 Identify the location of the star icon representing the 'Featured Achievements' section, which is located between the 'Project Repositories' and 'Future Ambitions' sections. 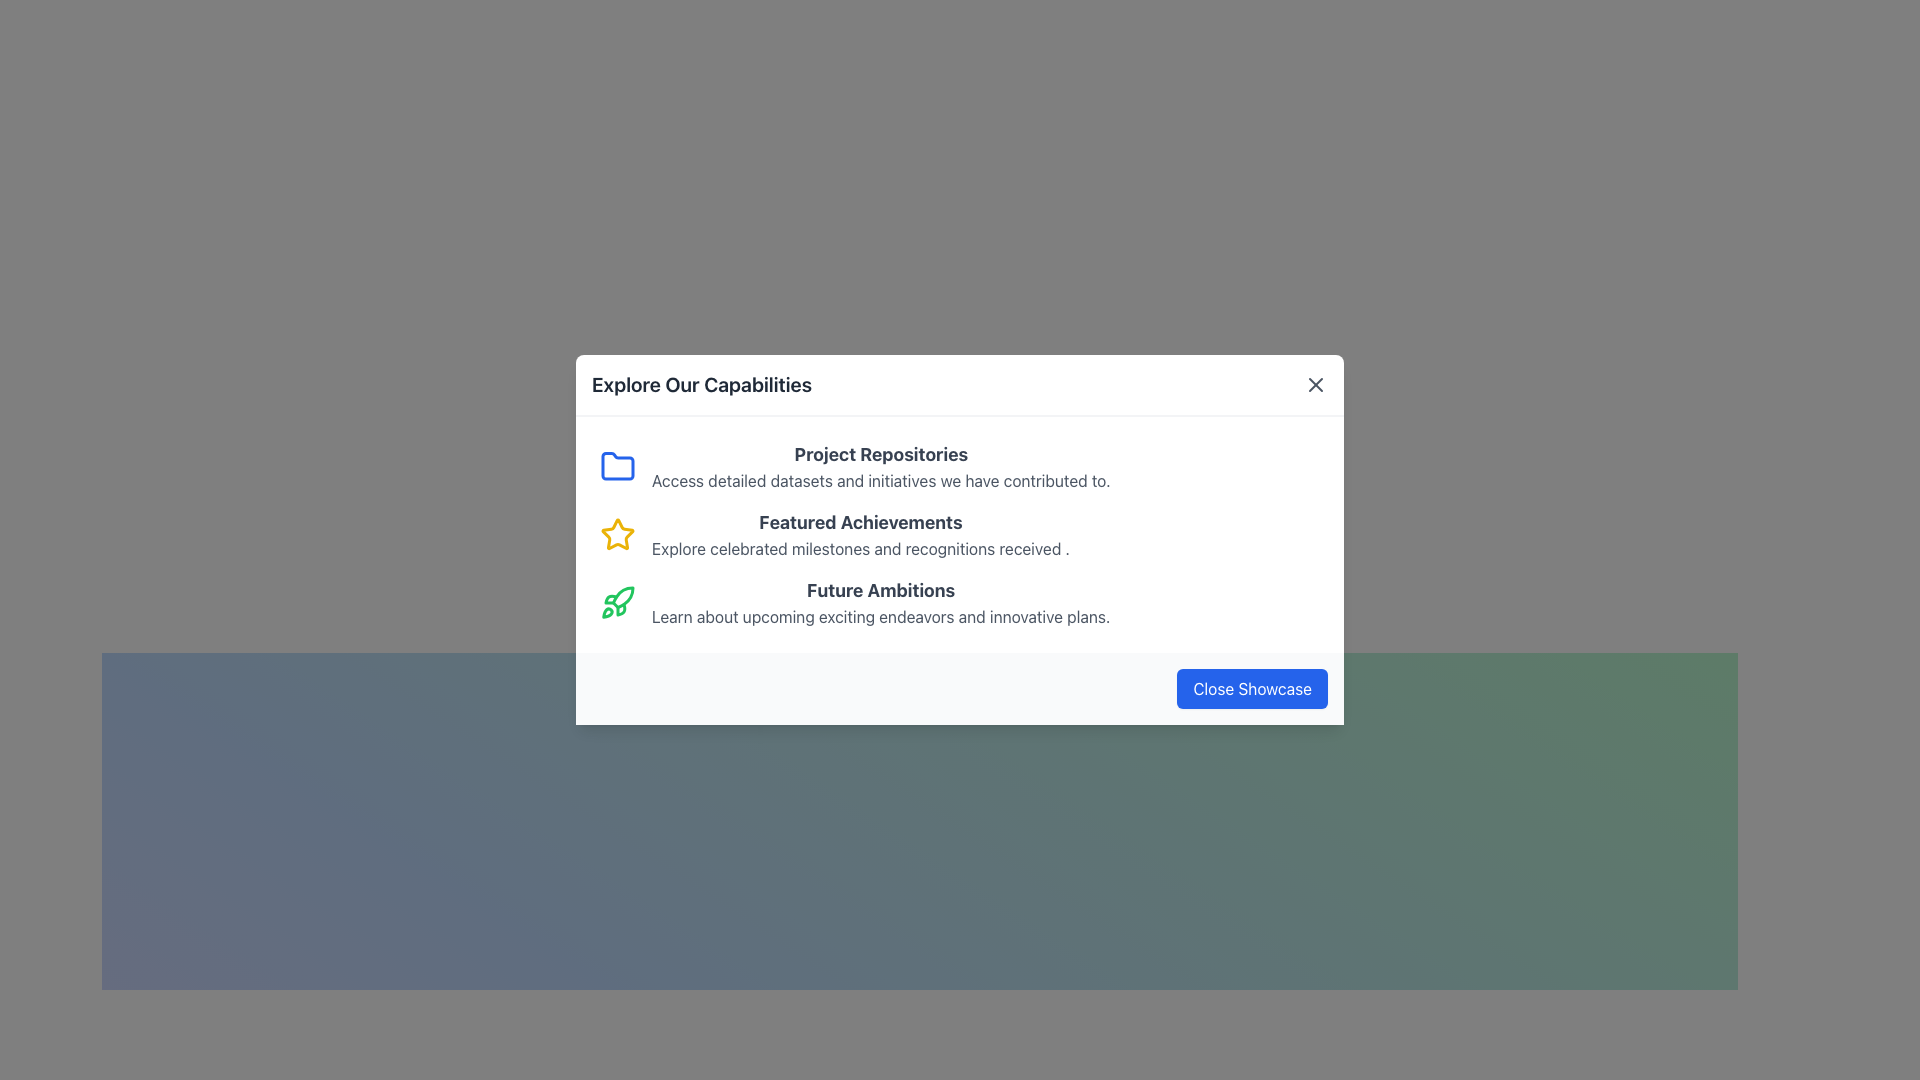
(617, 534).